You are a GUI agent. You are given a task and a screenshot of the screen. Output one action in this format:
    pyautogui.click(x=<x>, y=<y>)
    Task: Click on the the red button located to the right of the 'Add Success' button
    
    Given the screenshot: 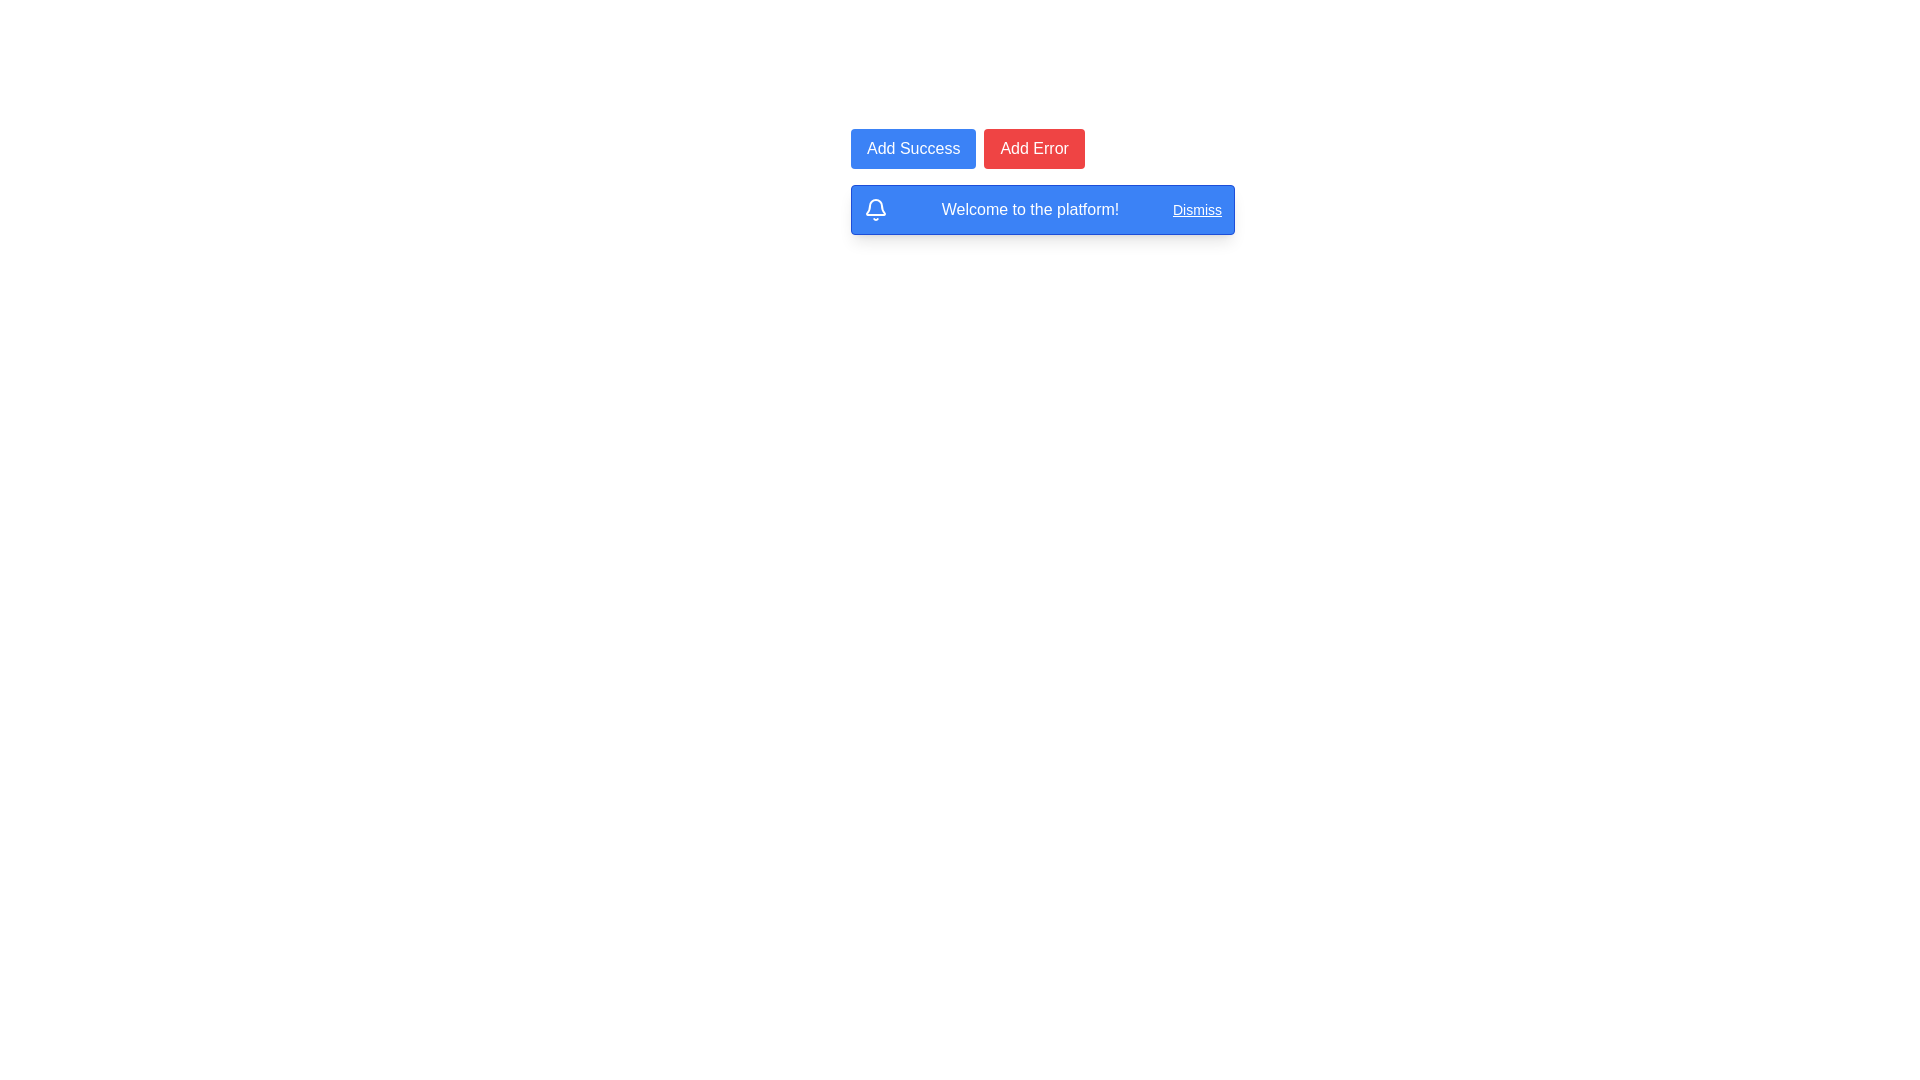 What is the action you would take?
    pyautogui.click(x=1034, y=148)
    